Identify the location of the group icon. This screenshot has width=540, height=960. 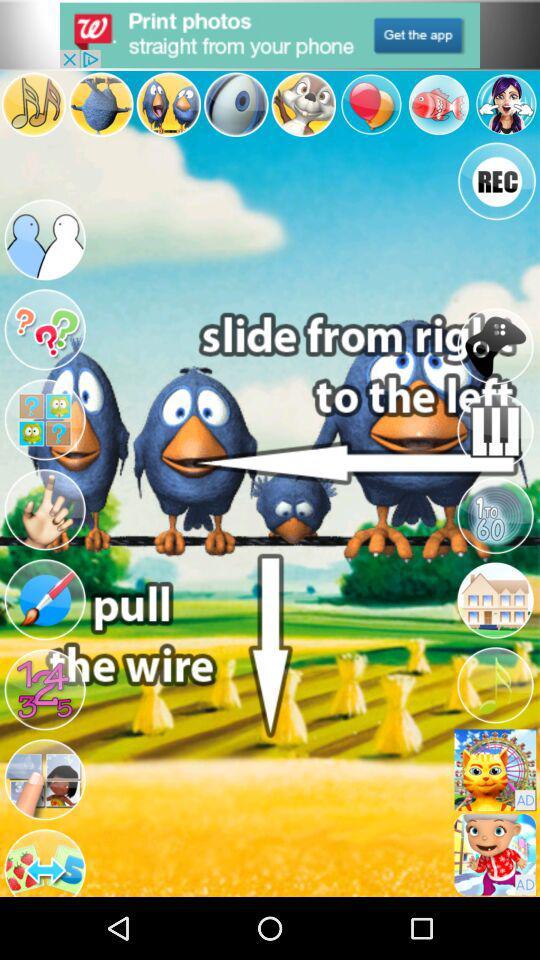
(44, 255).